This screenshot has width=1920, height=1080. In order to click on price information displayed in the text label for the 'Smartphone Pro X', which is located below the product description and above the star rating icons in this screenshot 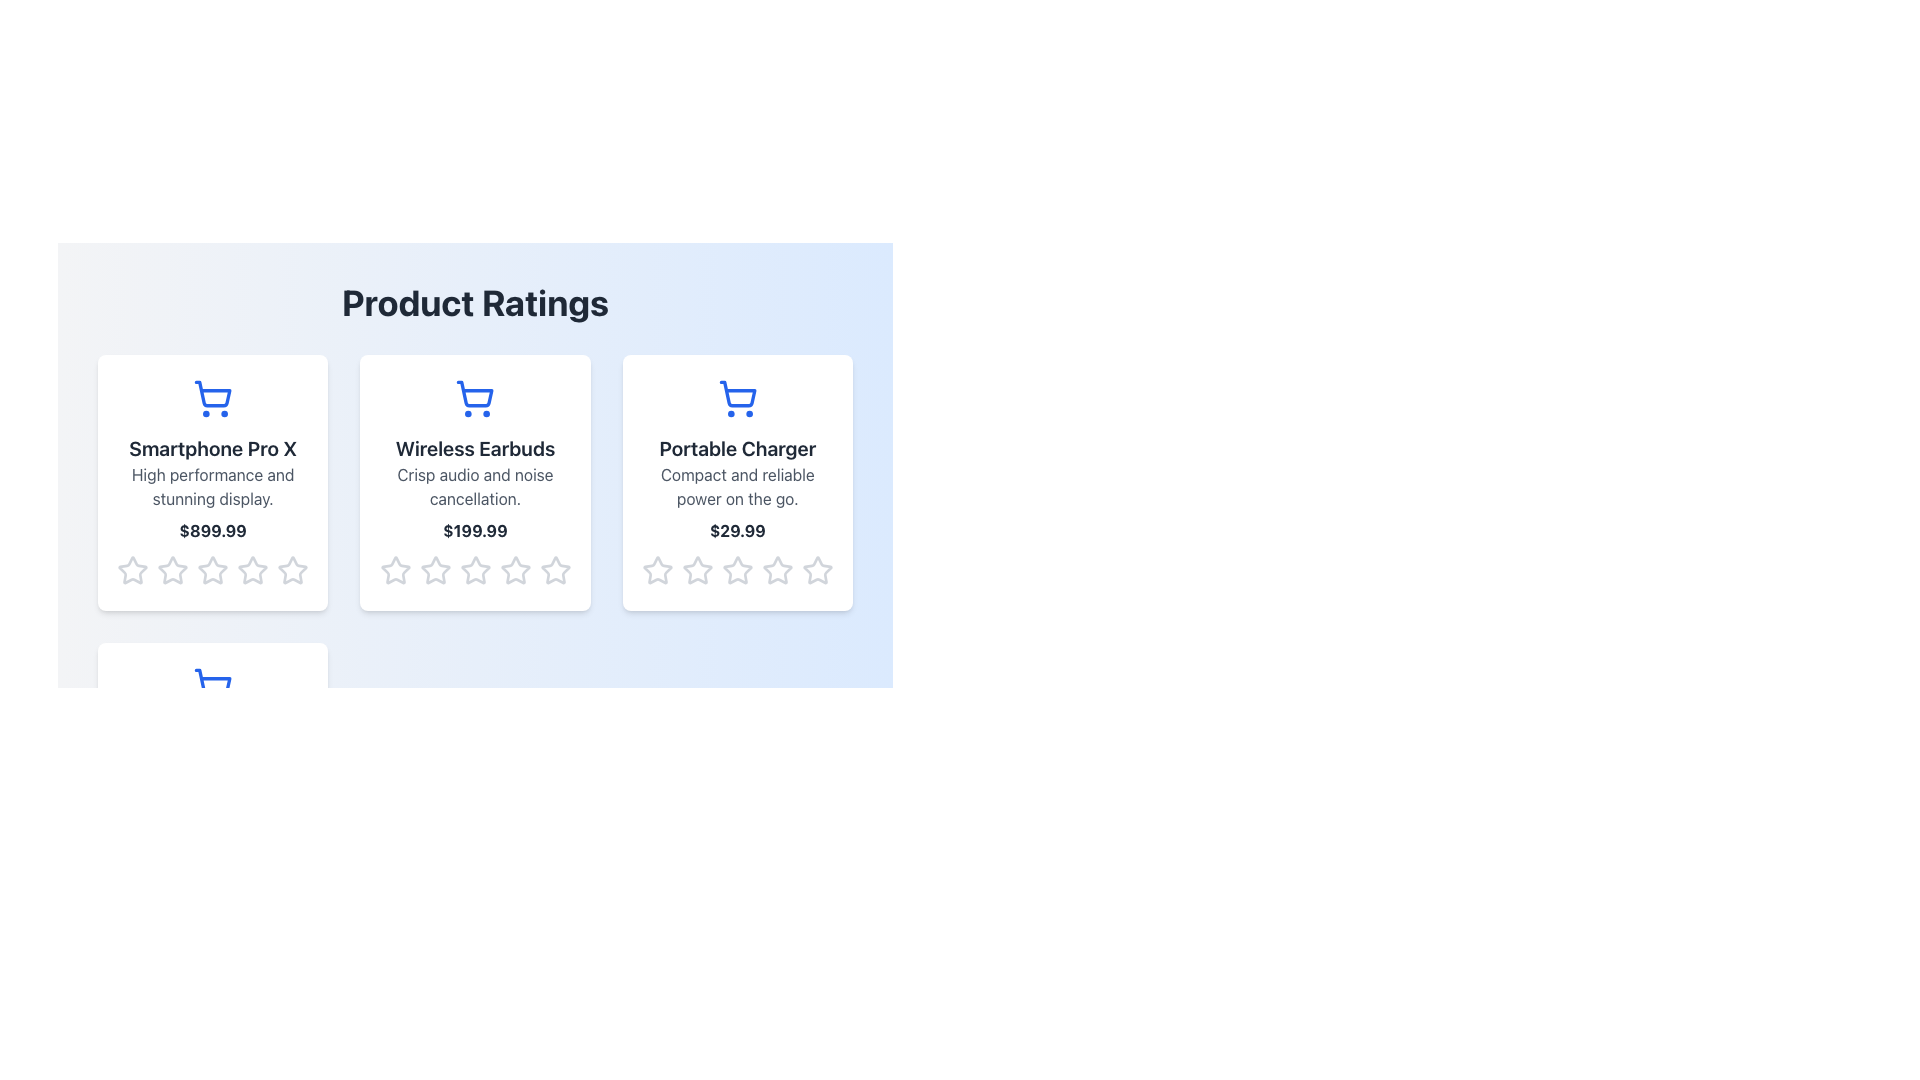, I will do `click(213, 530)`.